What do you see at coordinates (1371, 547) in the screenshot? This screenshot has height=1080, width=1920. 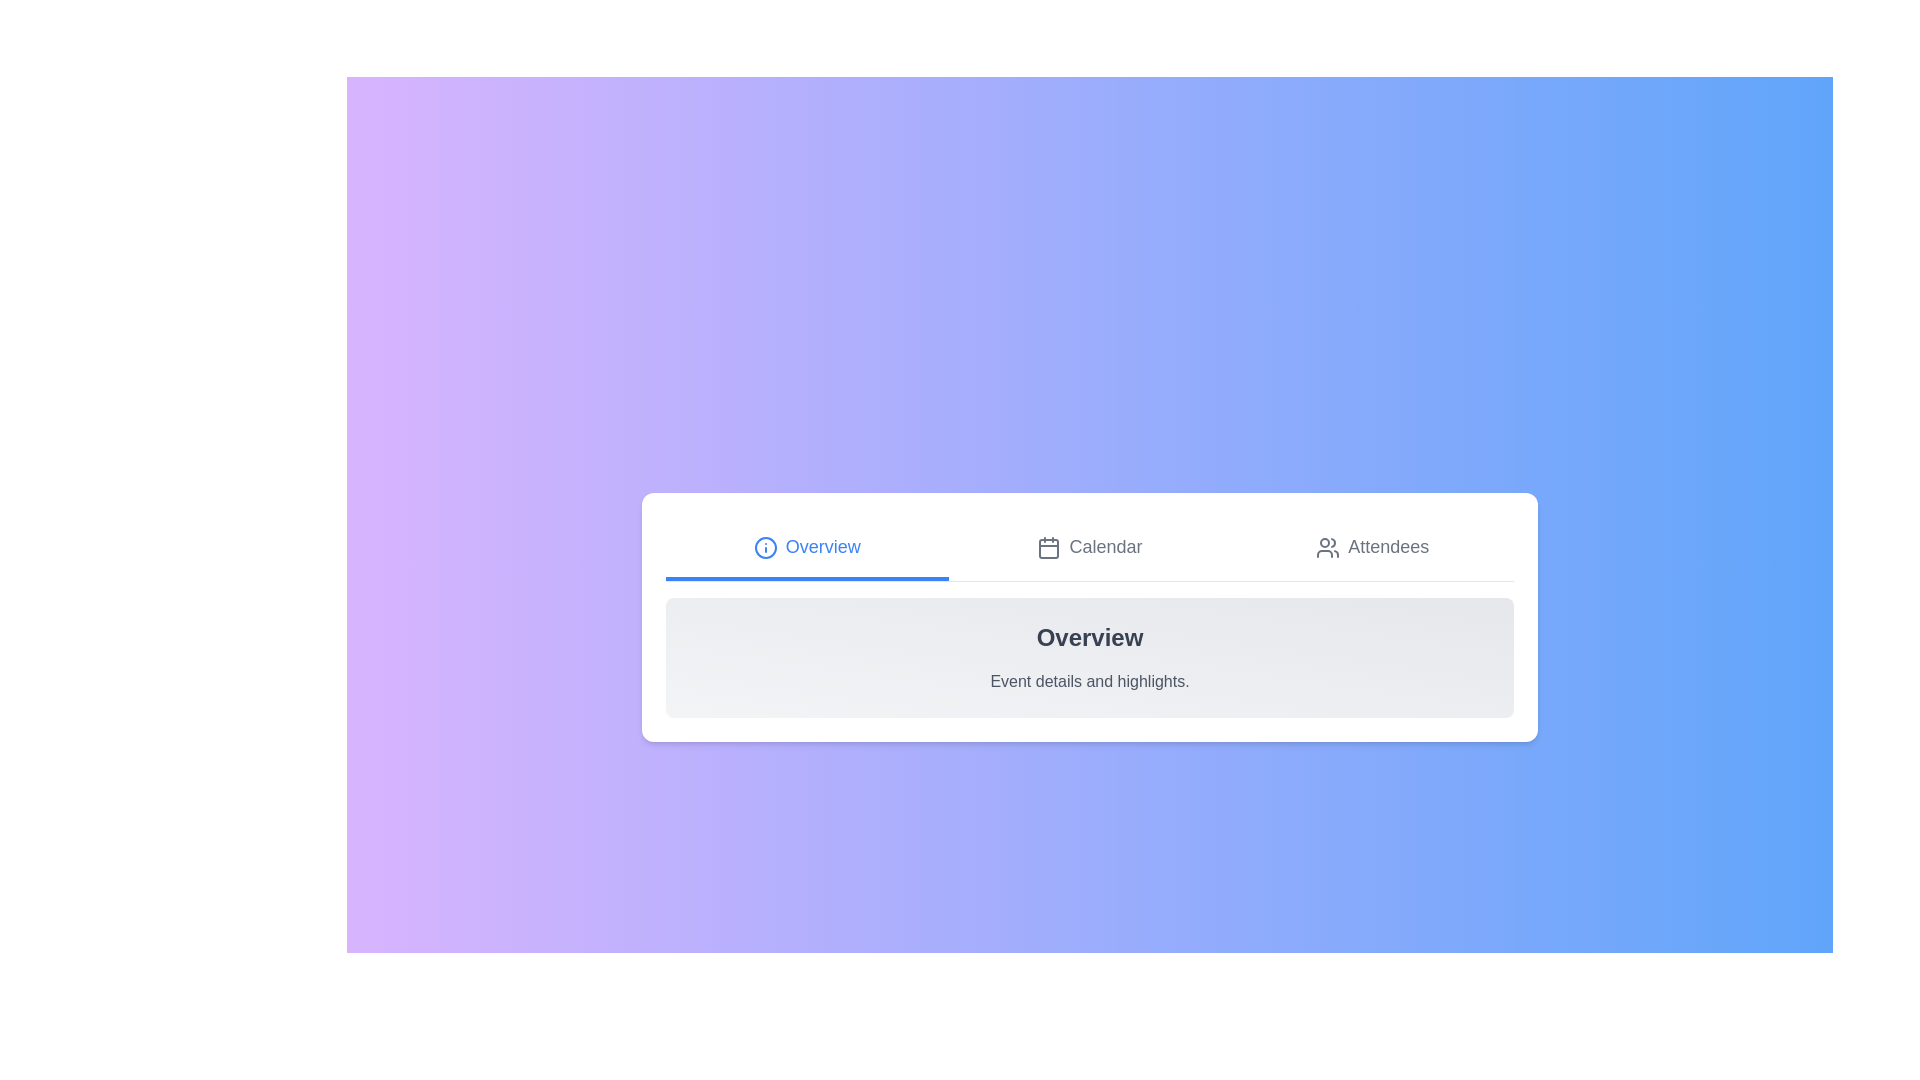 I see `the tab labeled Attendees to switch to the corresponding view` at bounding box center [1371, 547].